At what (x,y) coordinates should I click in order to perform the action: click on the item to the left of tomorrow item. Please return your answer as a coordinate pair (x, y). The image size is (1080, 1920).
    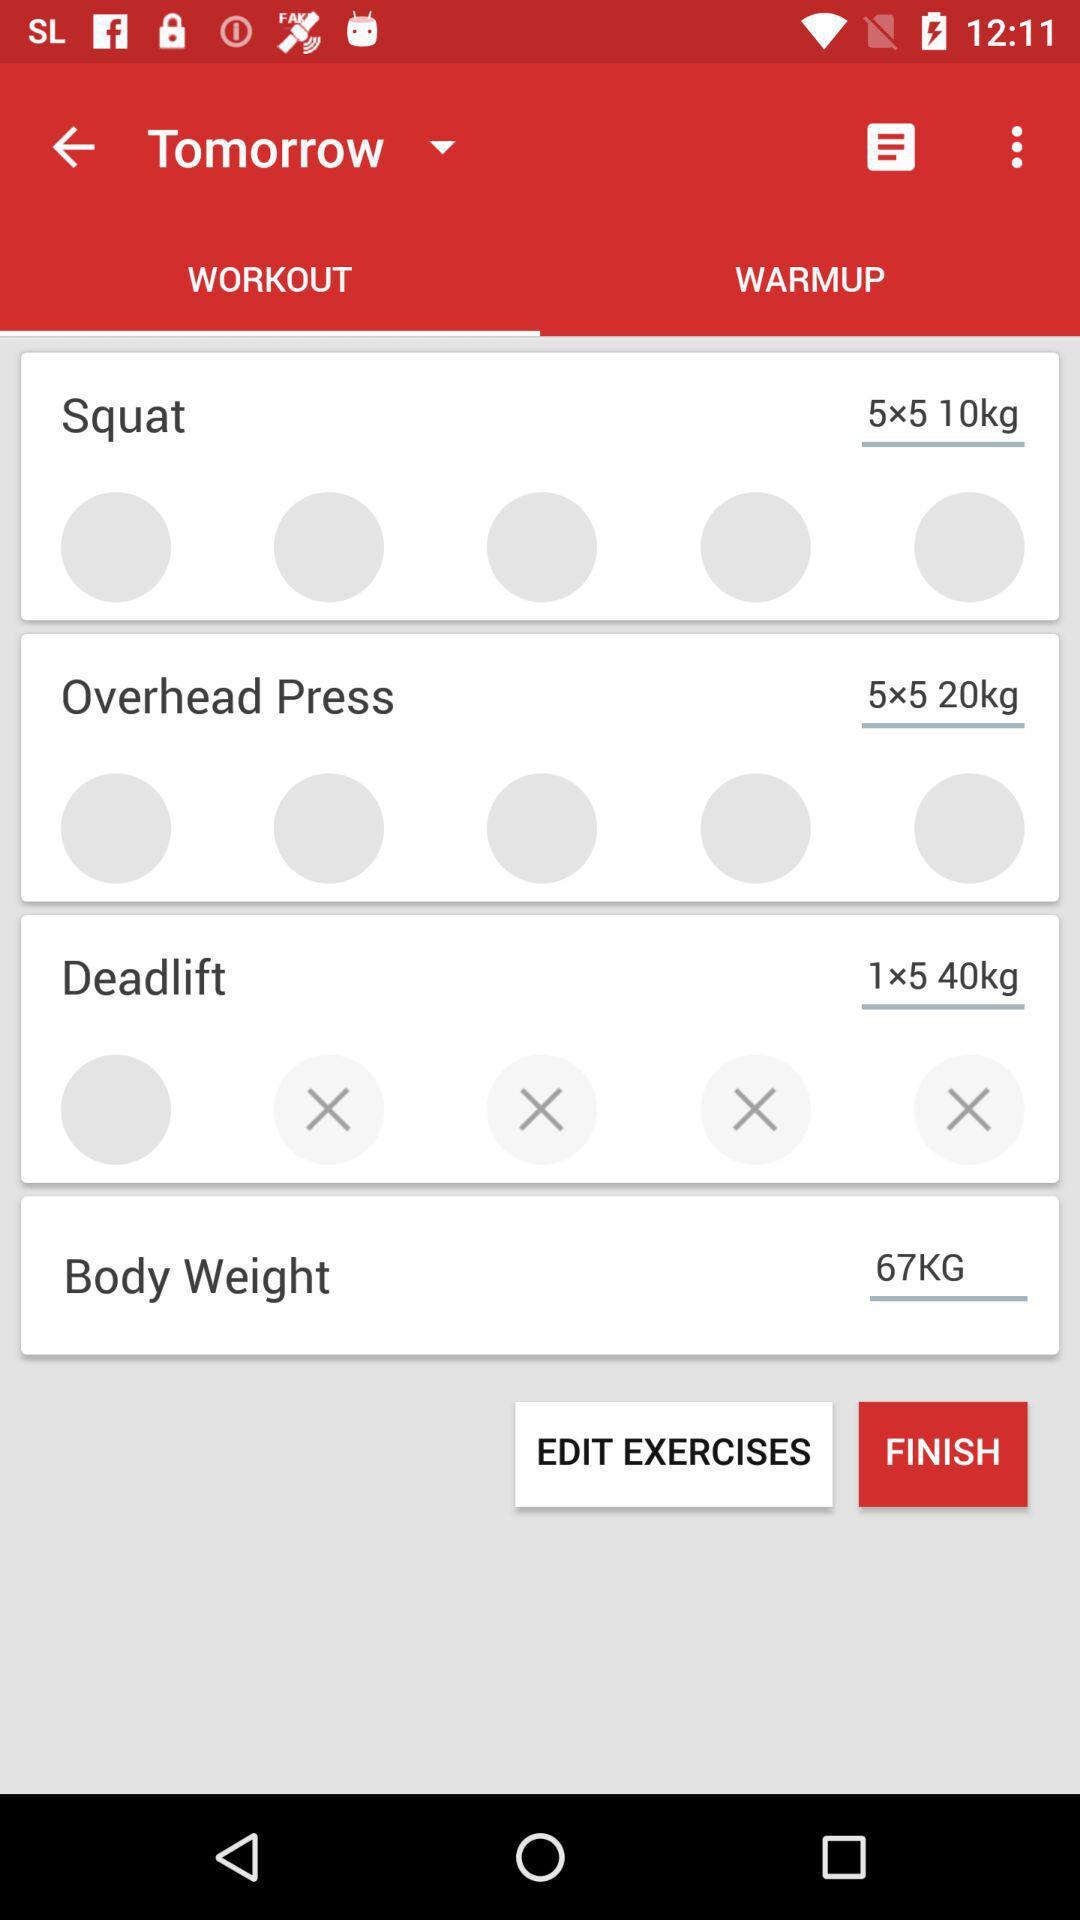
    Looking at the image, I should click on (72, 146).